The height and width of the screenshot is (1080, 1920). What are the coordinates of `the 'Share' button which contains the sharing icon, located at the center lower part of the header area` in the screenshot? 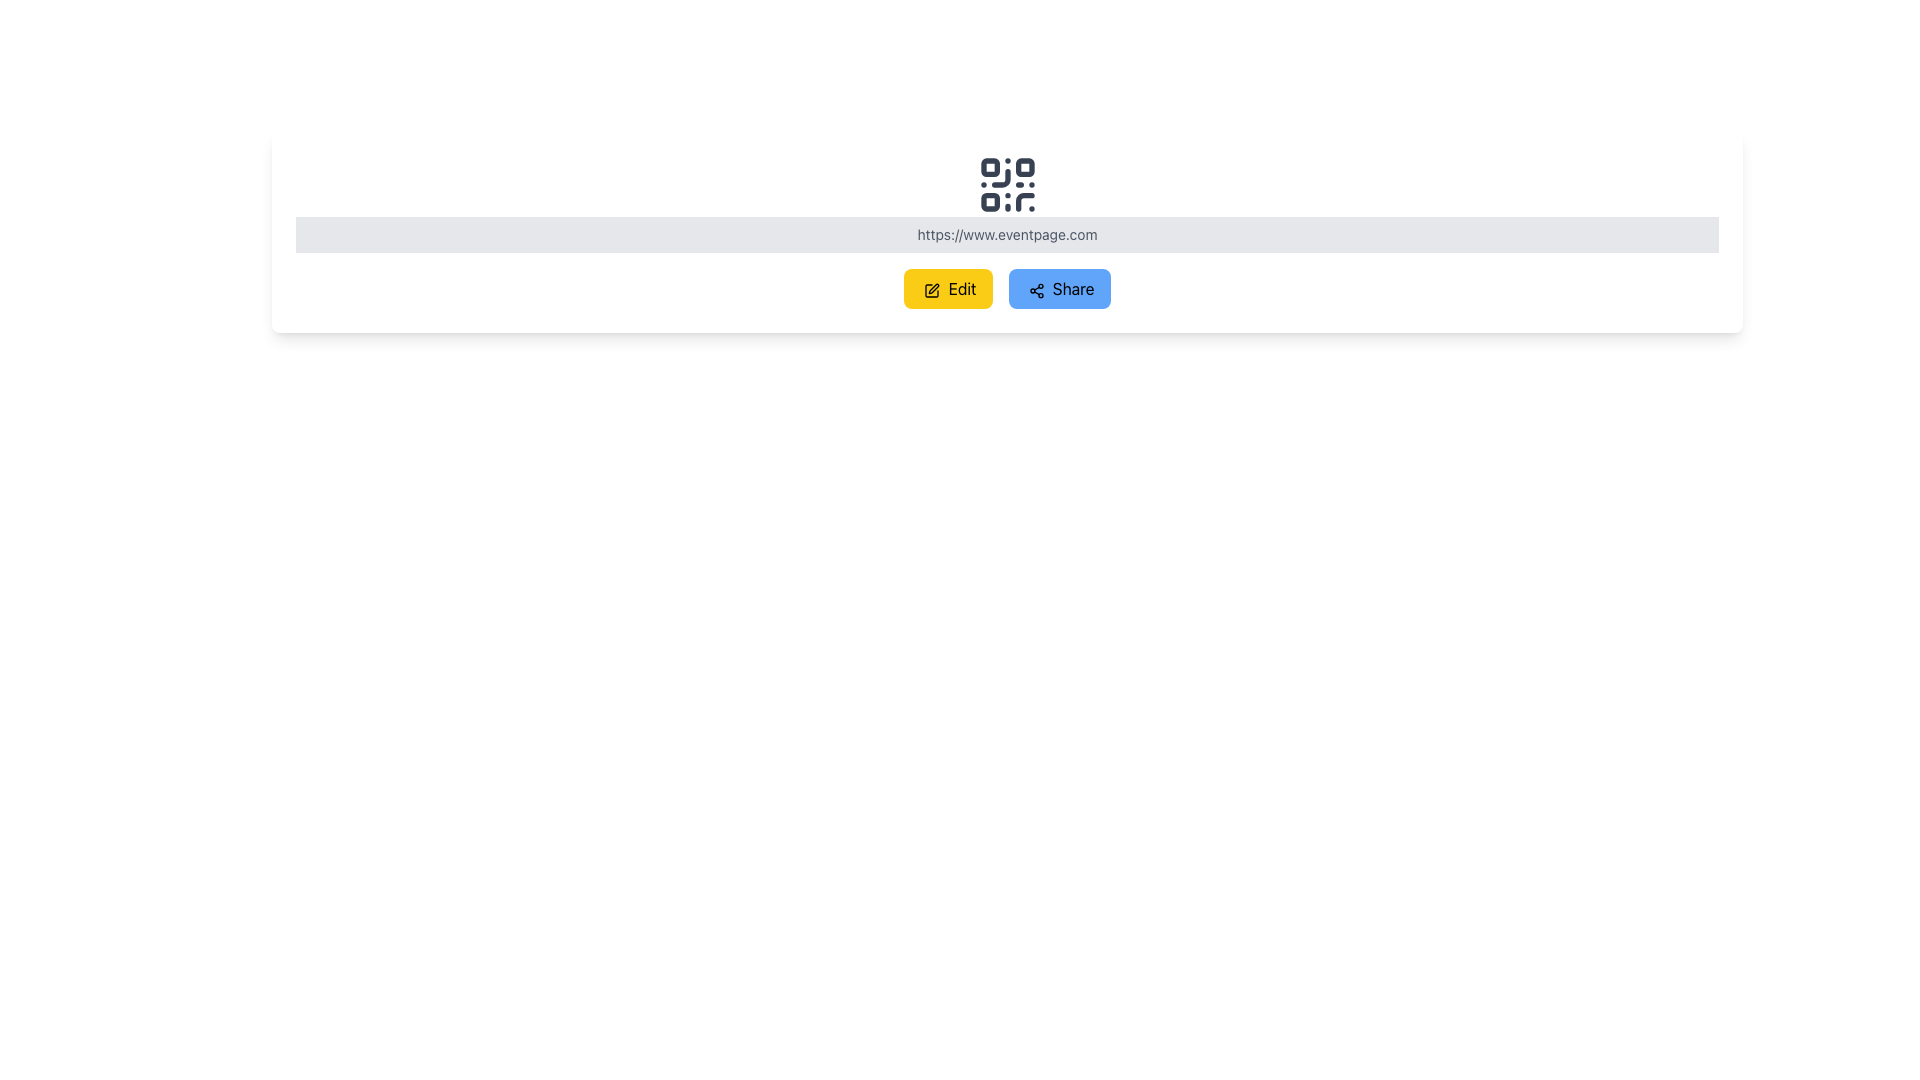 It's located at (1036, 290).